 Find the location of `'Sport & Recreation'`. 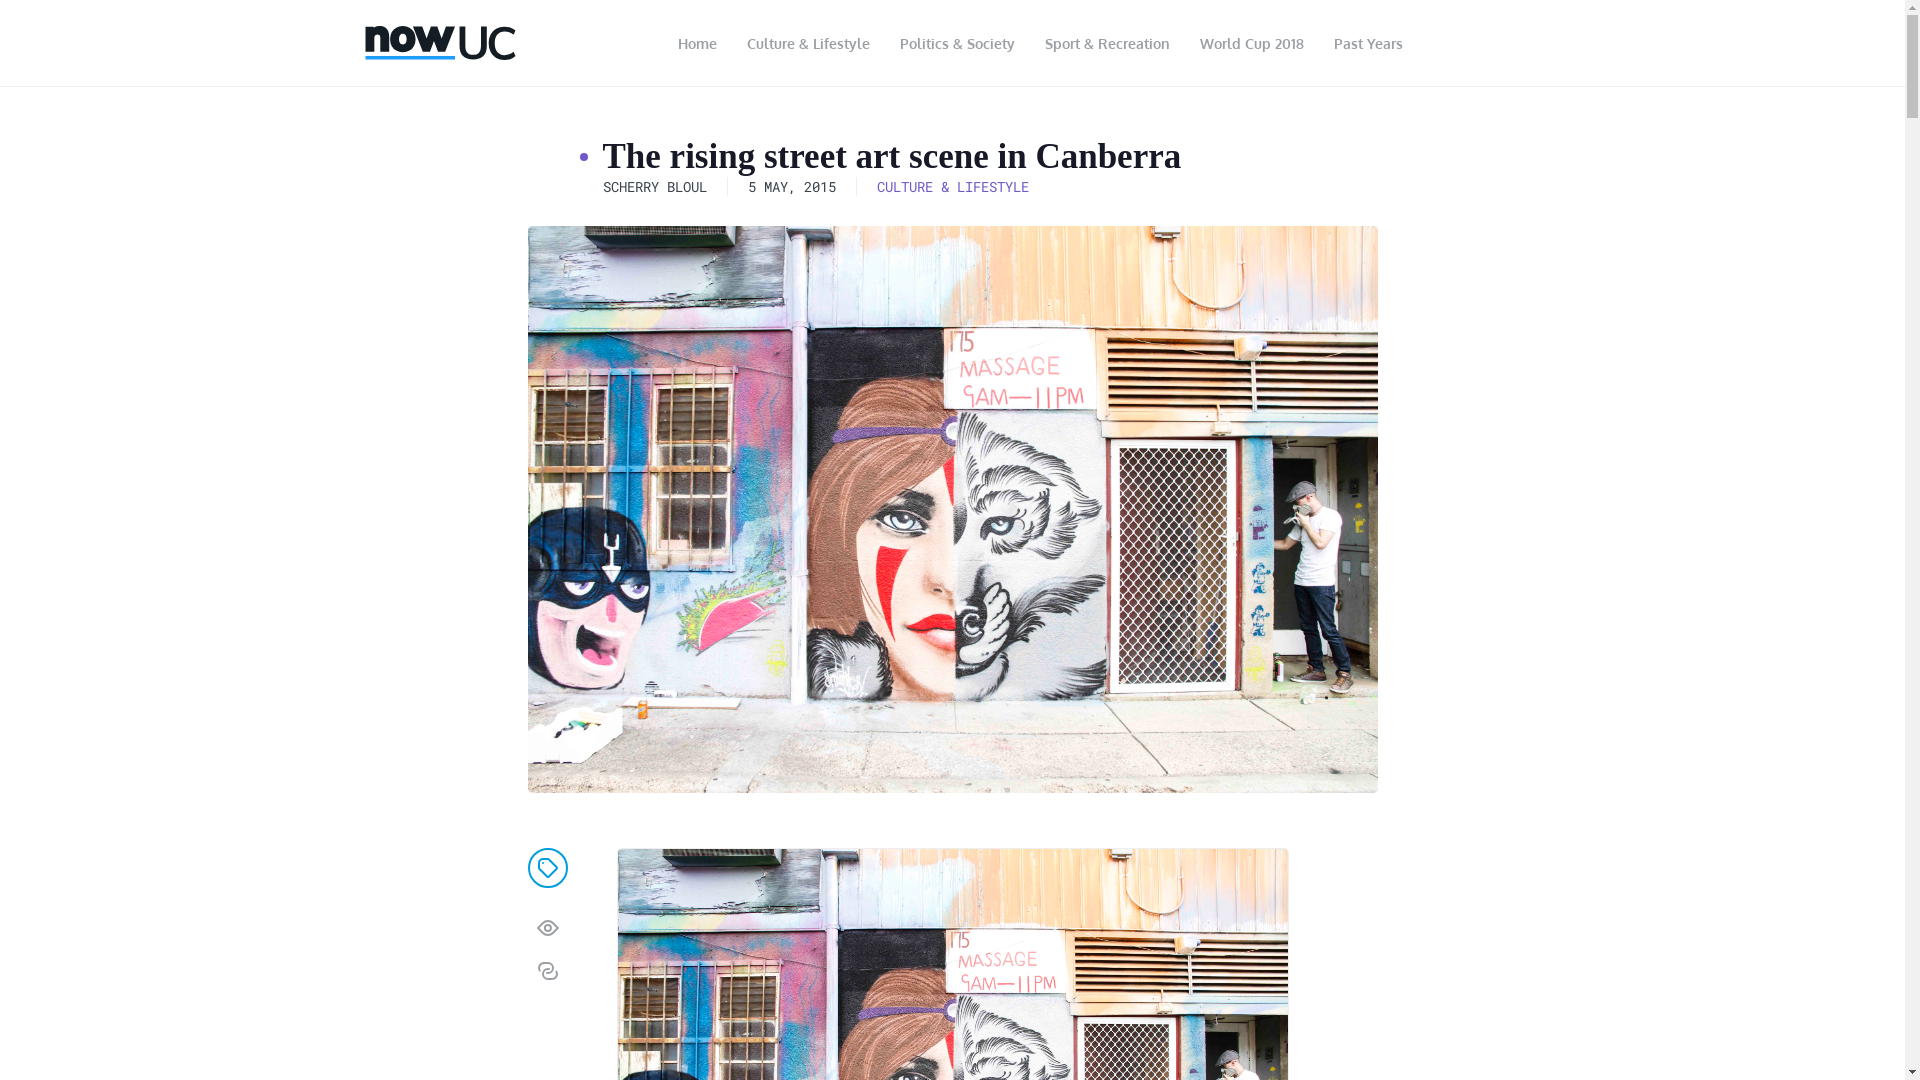

'Sport & Recreation' is located at coordinates (1106, 43).